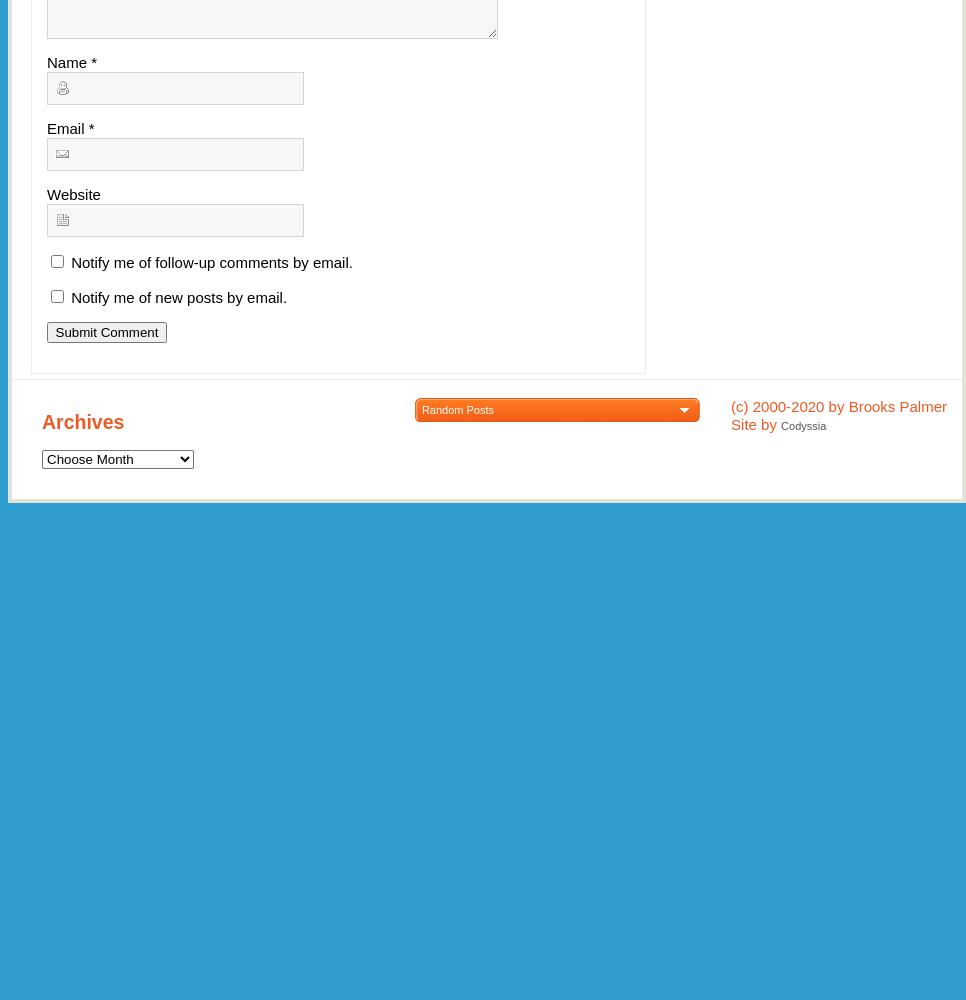 This screenshot has height=1000, width=966. What do you see at coordinates (68, 62) in the screenshot?
I see `'Name'` at bounding box center [68, 62].